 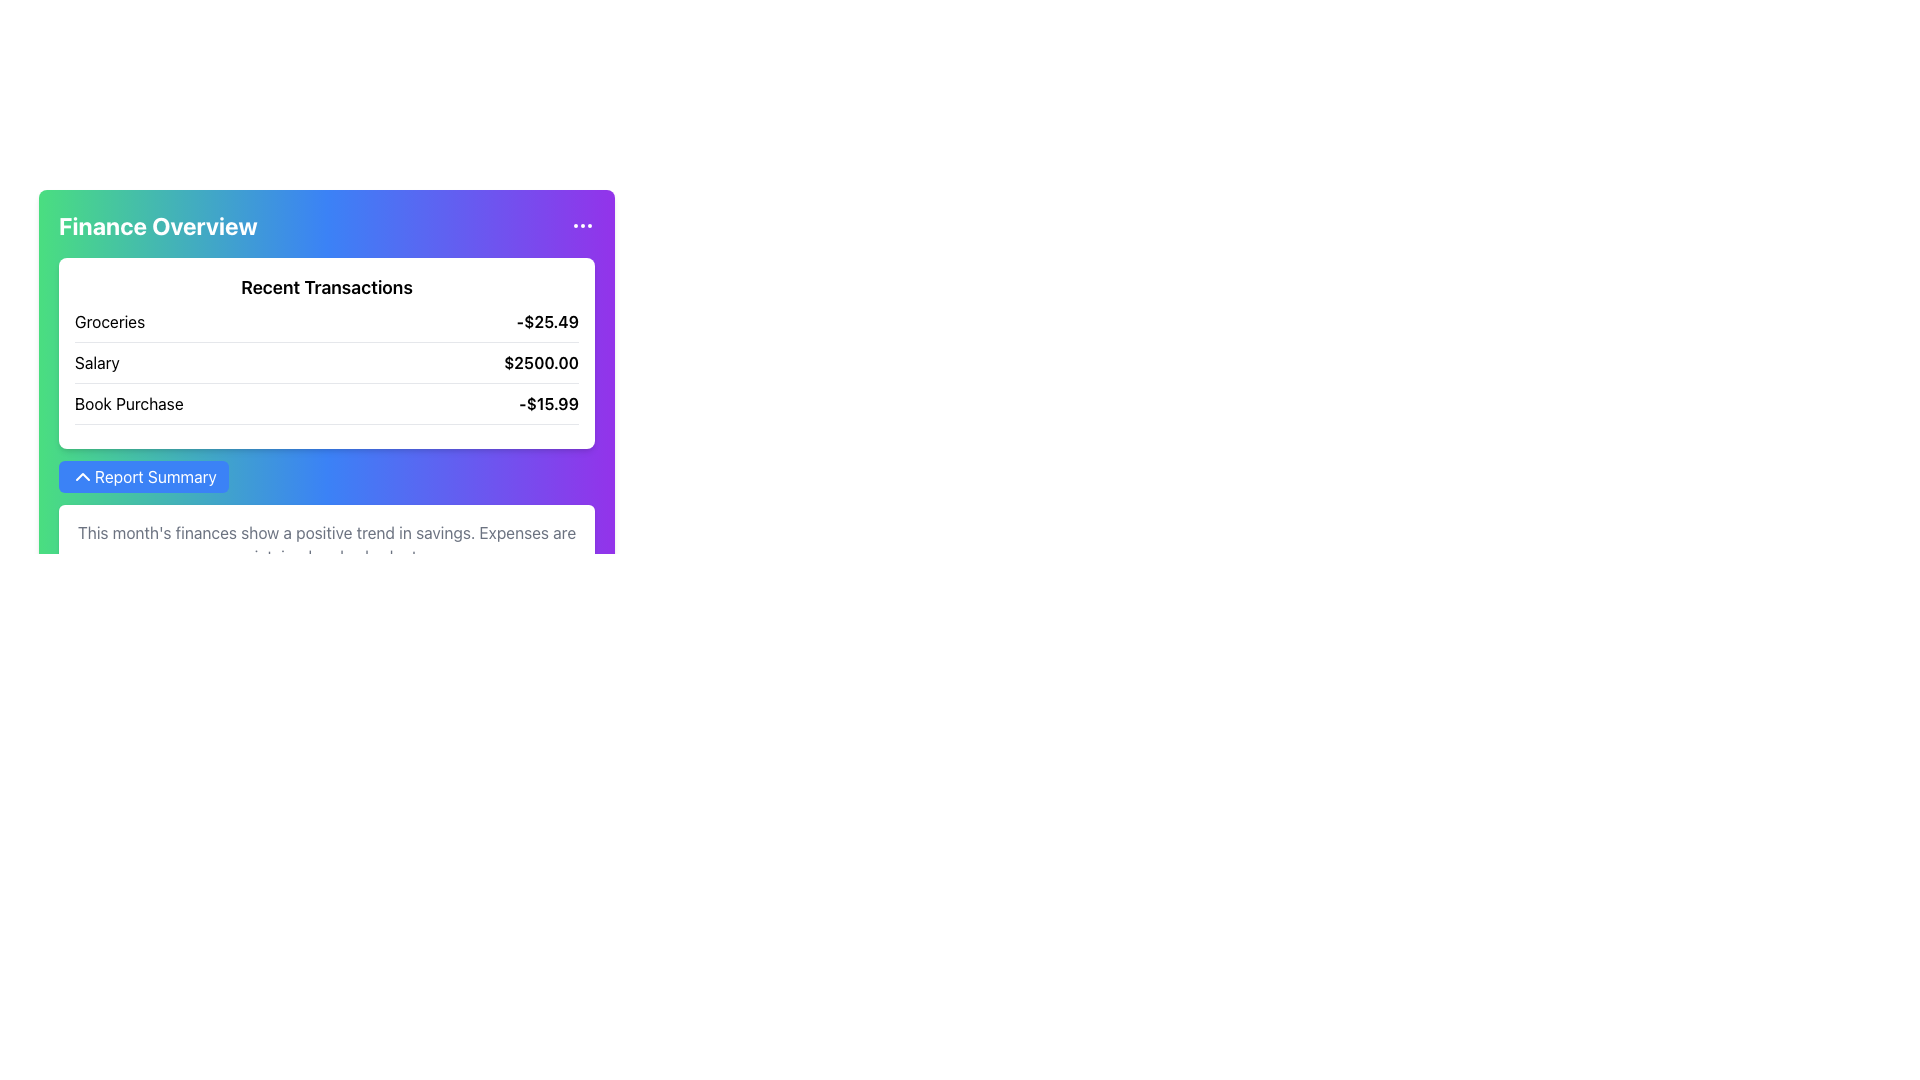 I want to click on the text label displaying 'Book Purchase' in the 'Recent Transactions' section of the 'Finance Overview' interface, so click(x=128, y=404).